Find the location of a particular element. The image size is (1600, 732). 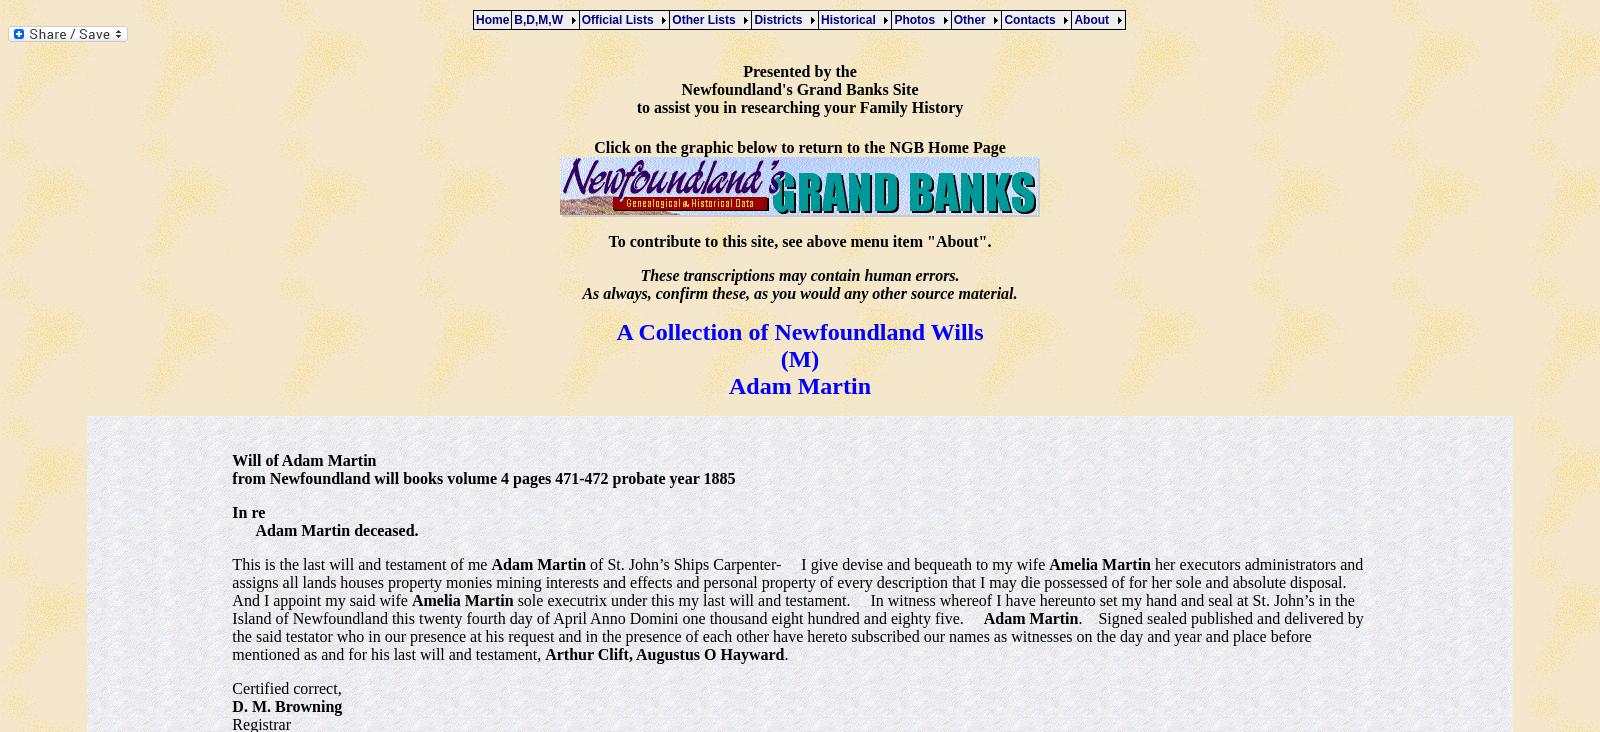

'About' is located at coordinates (1094, 18).